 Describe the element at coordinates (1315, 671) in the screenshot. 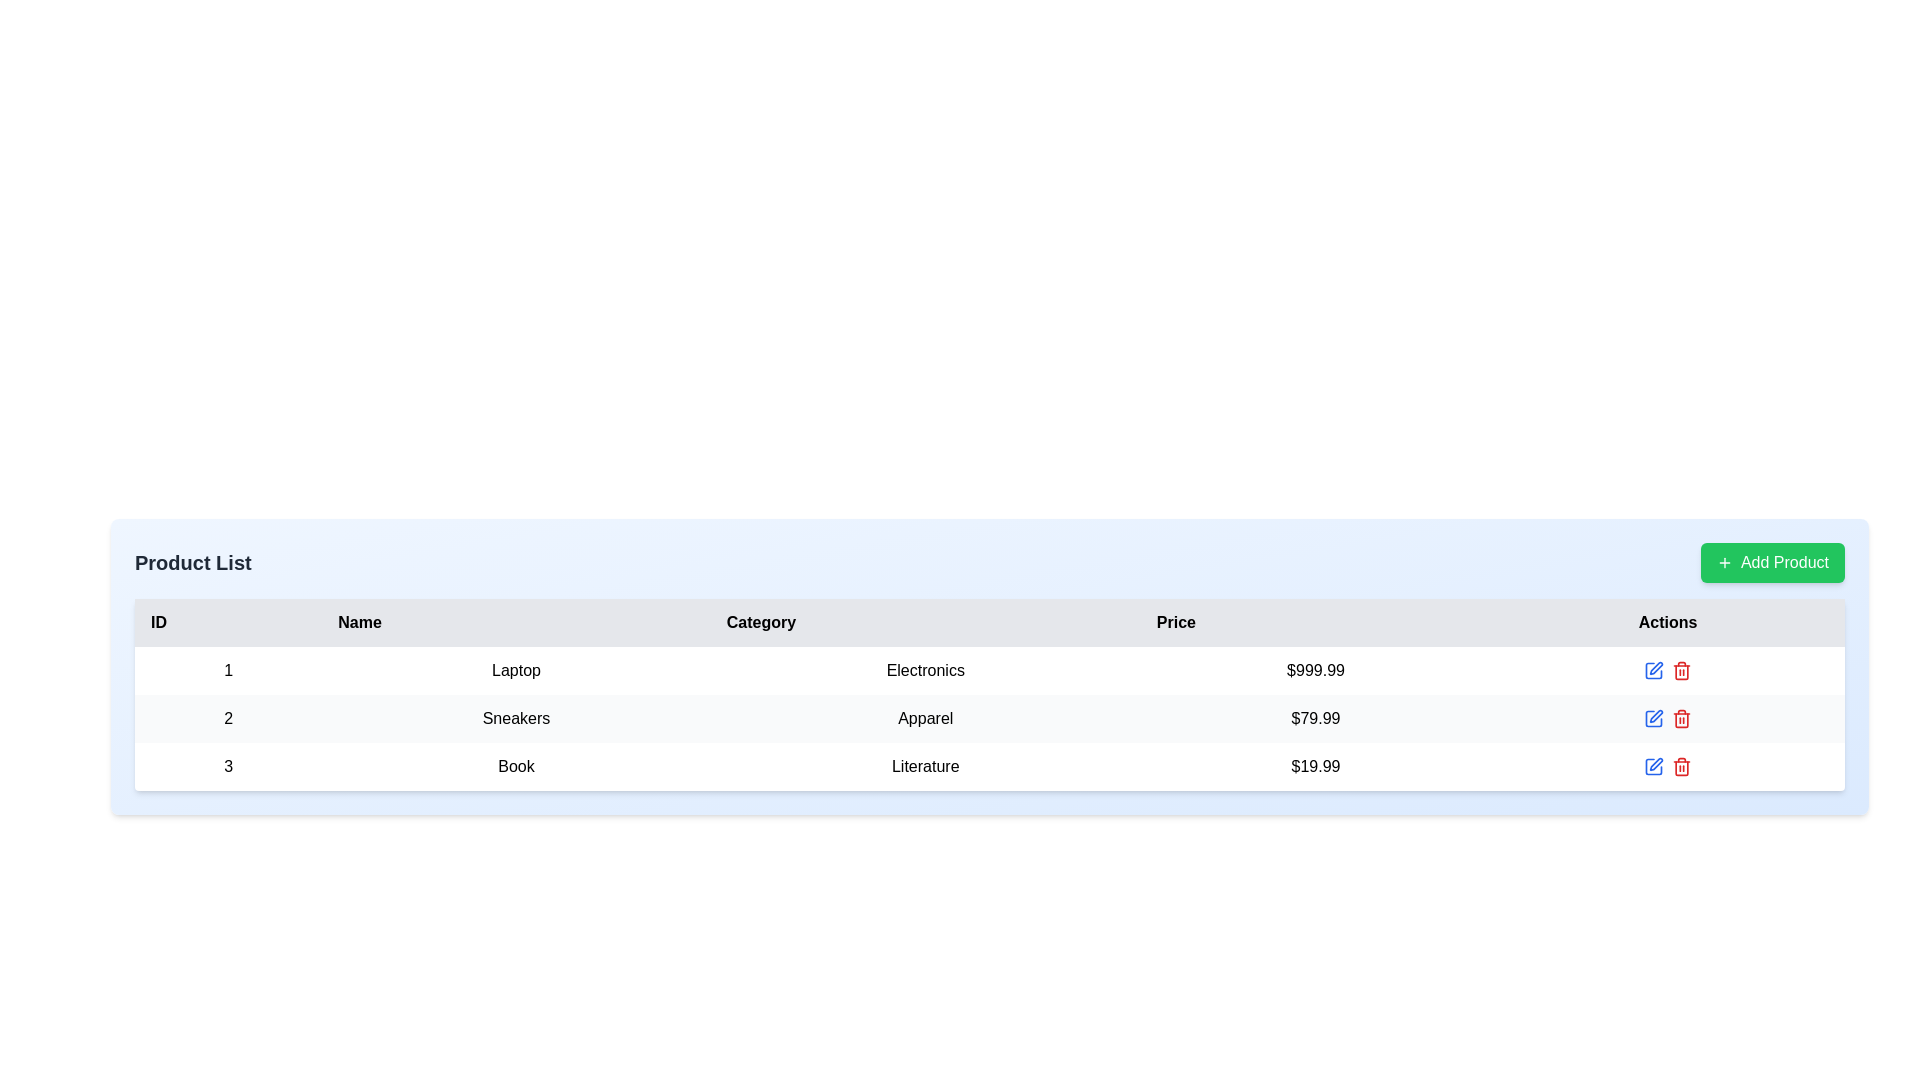

I see `the price text element displaying '$999.99' in the 'Price' column of the table row for the product 'Laptop' under the 'Electronics' category` at that location.